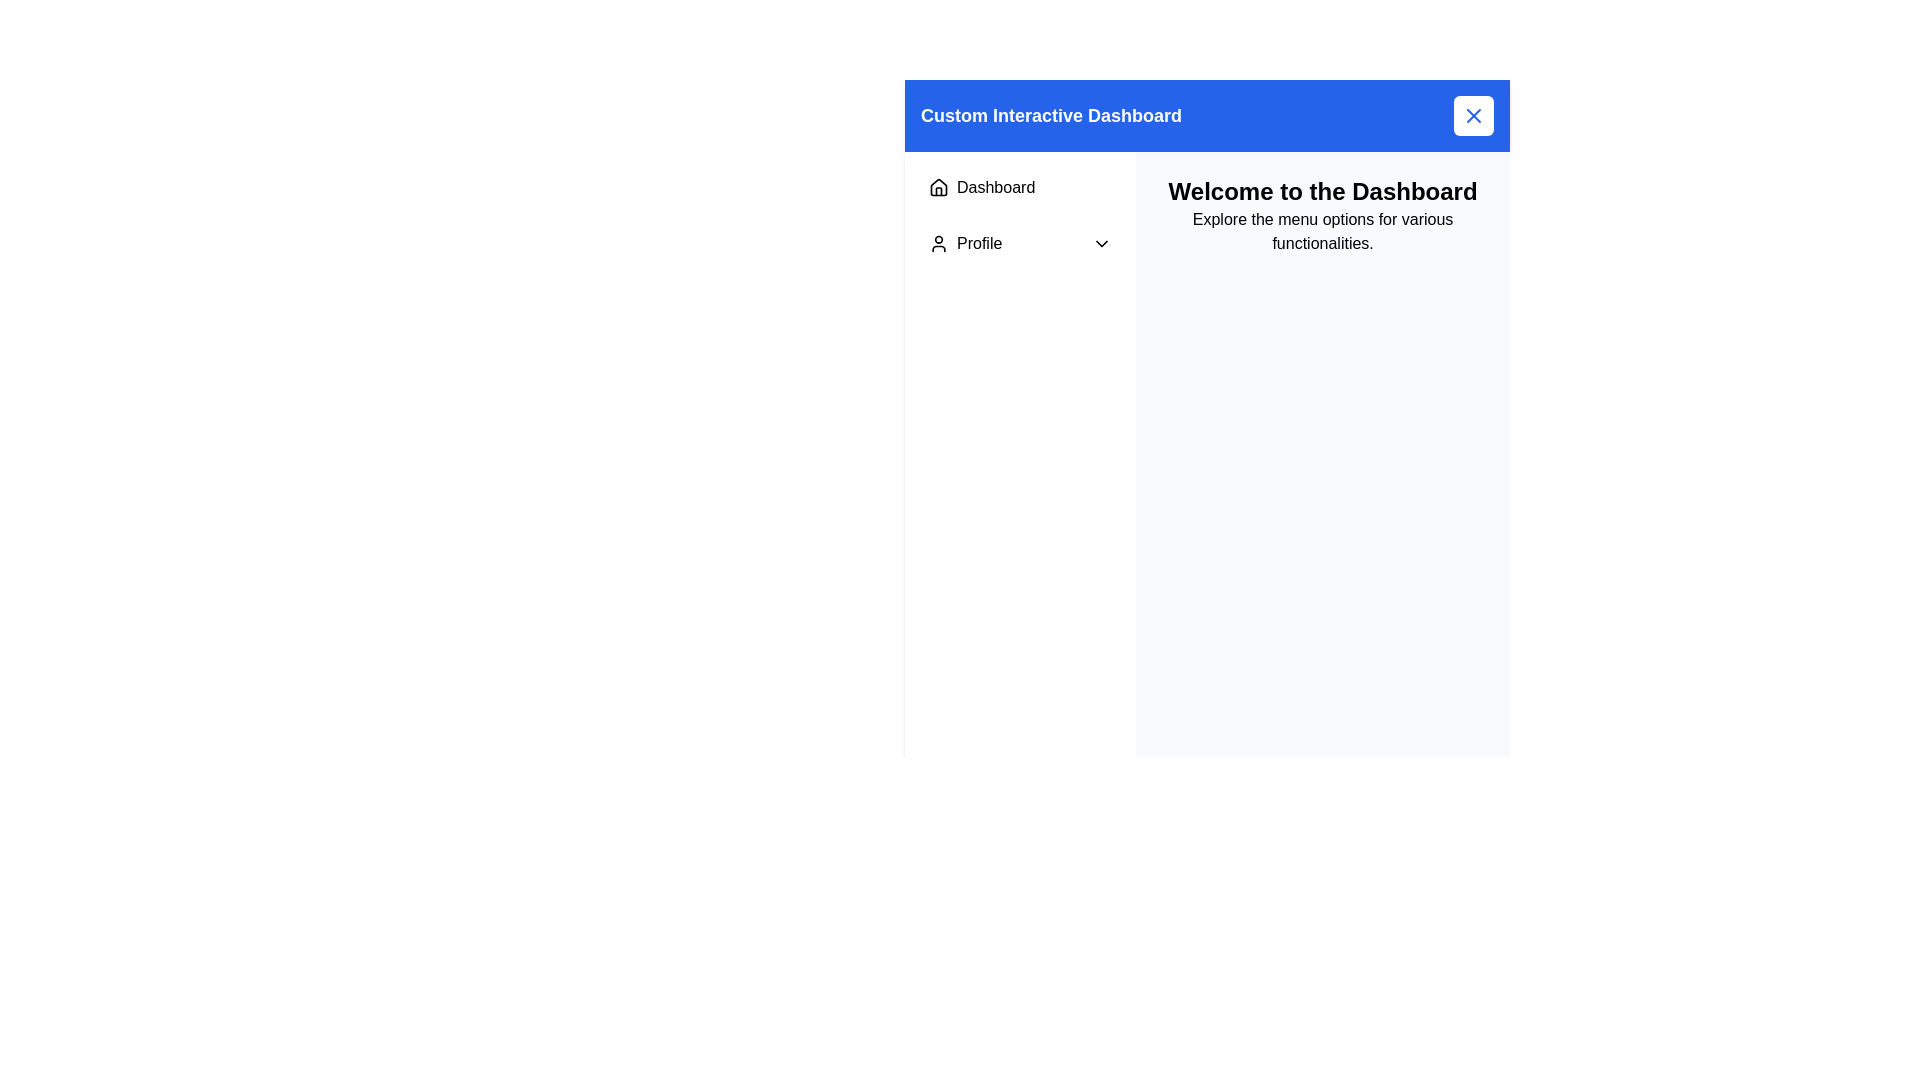  What do you see at coordinates (938, 188) in the screenshot?
I see `the house-shaped icon element, which is a minimalistic SVG graphic outlined in a dark hue, located directly to the left of the 'Dashboard' label in the left-side menu section` at bounding box center [938, 188].